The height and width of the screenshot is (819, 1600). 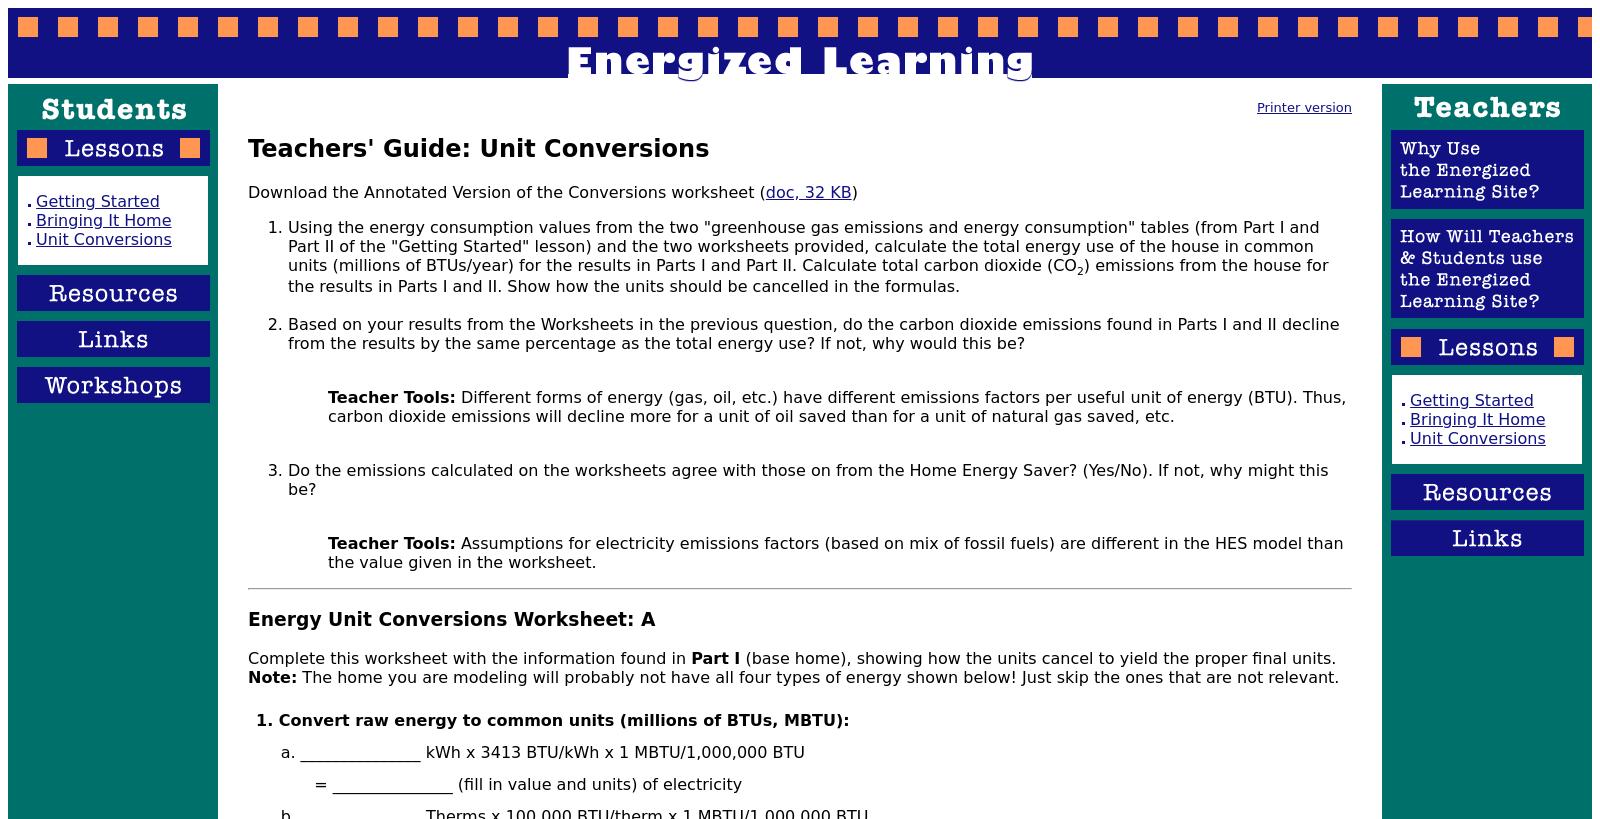 I want to click on 'Printer version', so click(x=1303, y=107).